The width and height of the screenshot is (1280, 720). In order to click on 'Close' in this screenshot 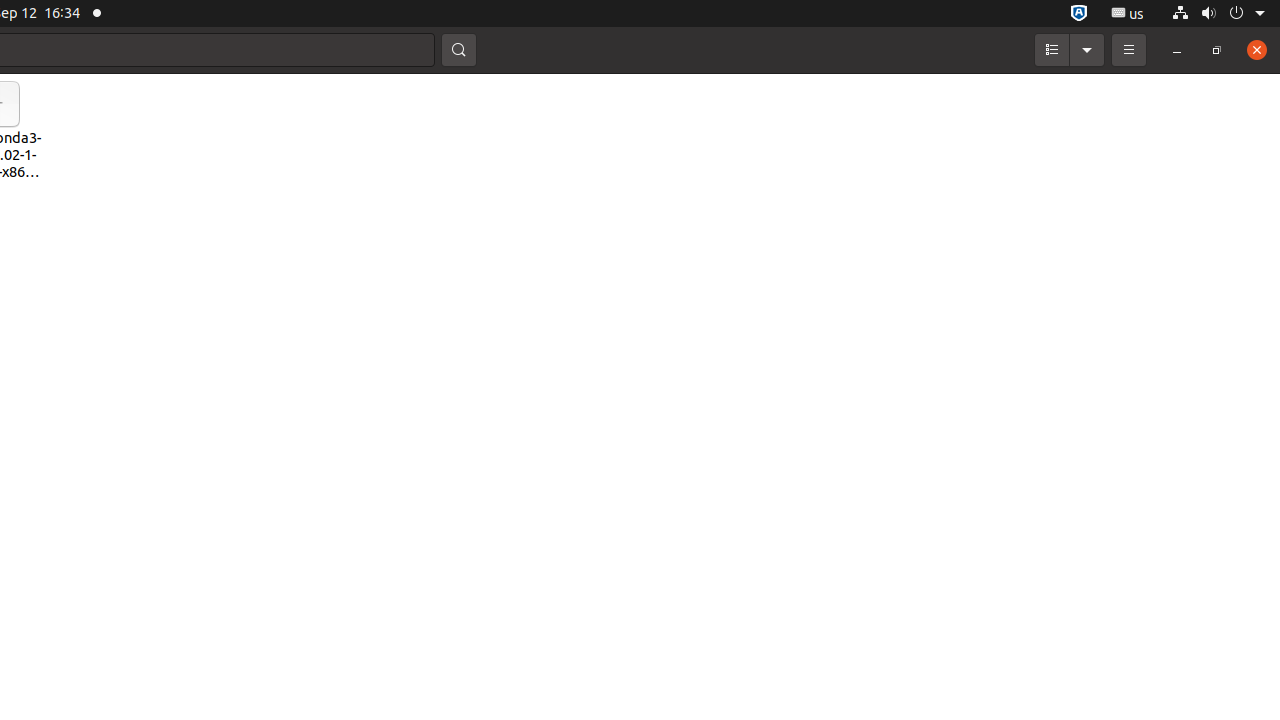, I will do `click(1255, 48)`.